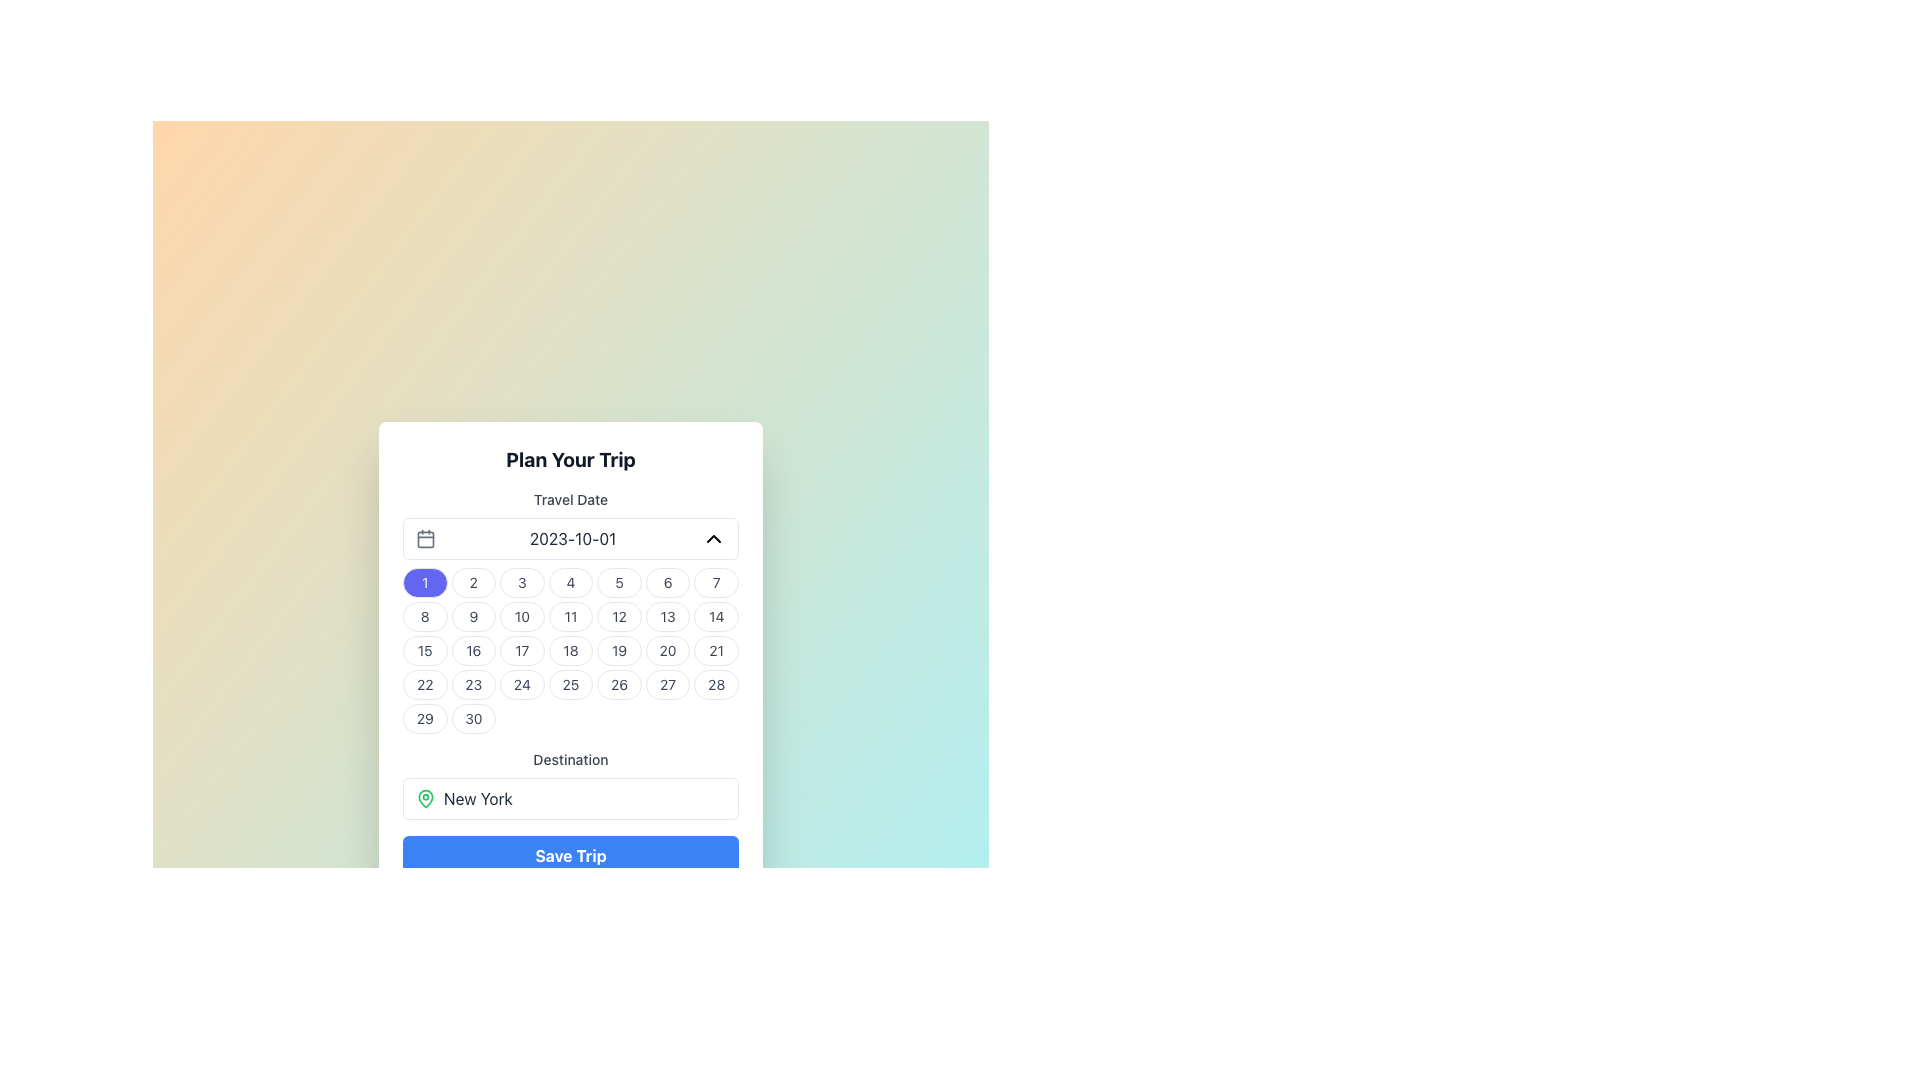 This screenshot has height=1080, width=1920. Describe the element at coordinates (424, 717) in the screenshot. I see `the selectable day button '29' in the date picker interface` at that location.